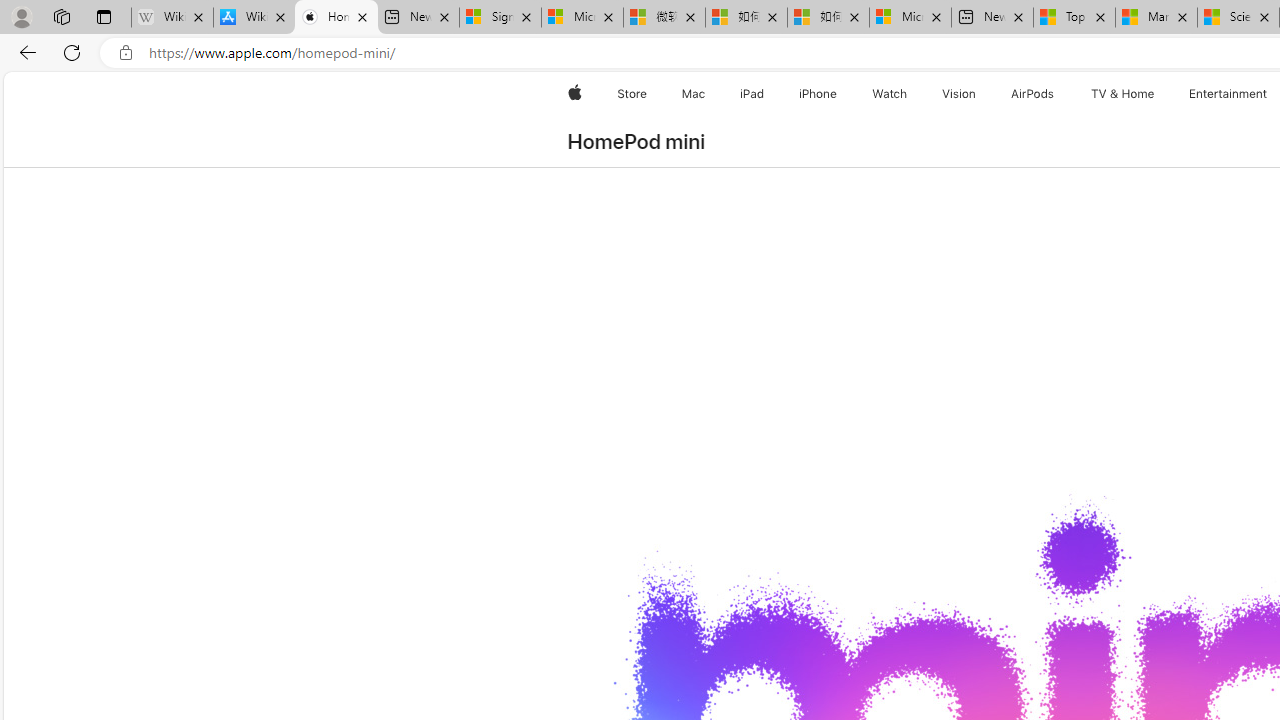 Image resolution: width=1280 pixels, height=720 pixels. Describe the element at coordinates (1122, 93) in the screenshot. I see `'TV & Home'` at that location.